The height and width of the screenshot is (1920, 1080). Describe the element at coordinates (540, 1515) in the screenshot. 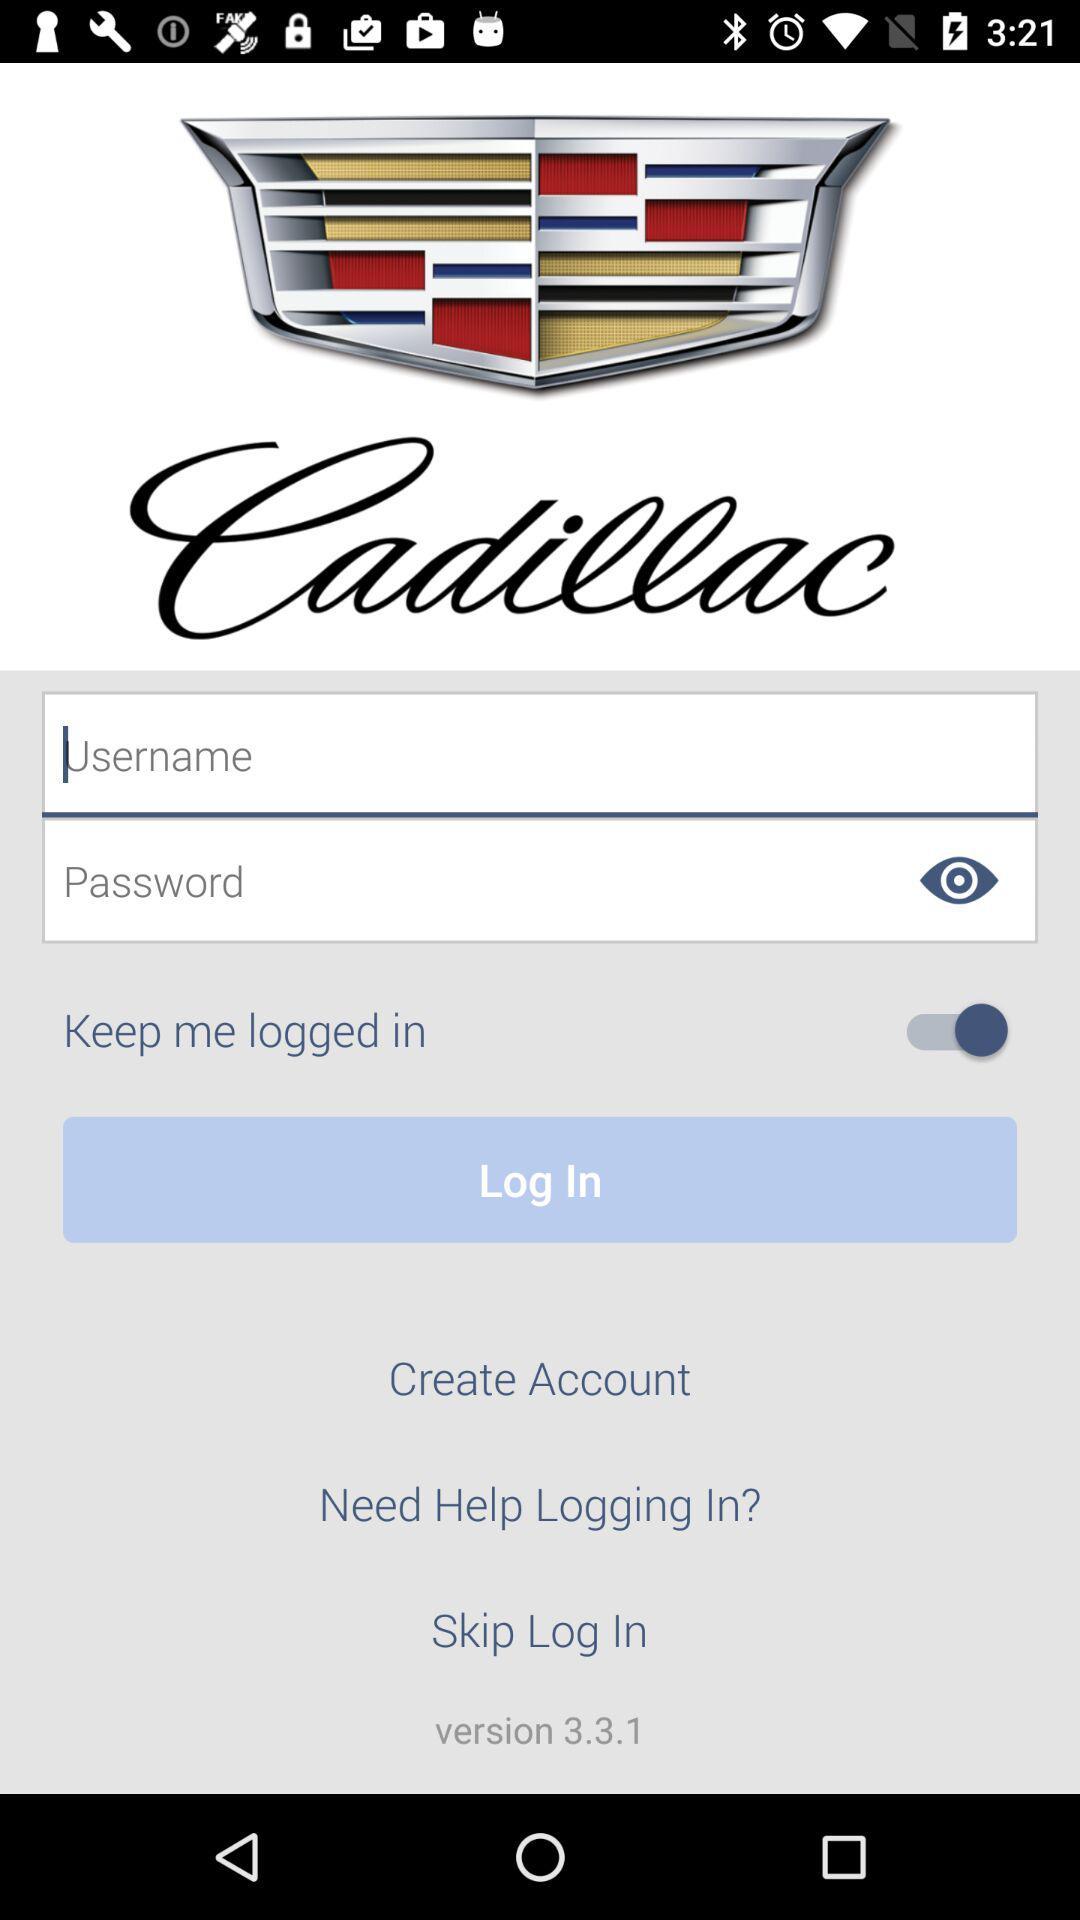

I see `the icon above skip log in item` at that location.